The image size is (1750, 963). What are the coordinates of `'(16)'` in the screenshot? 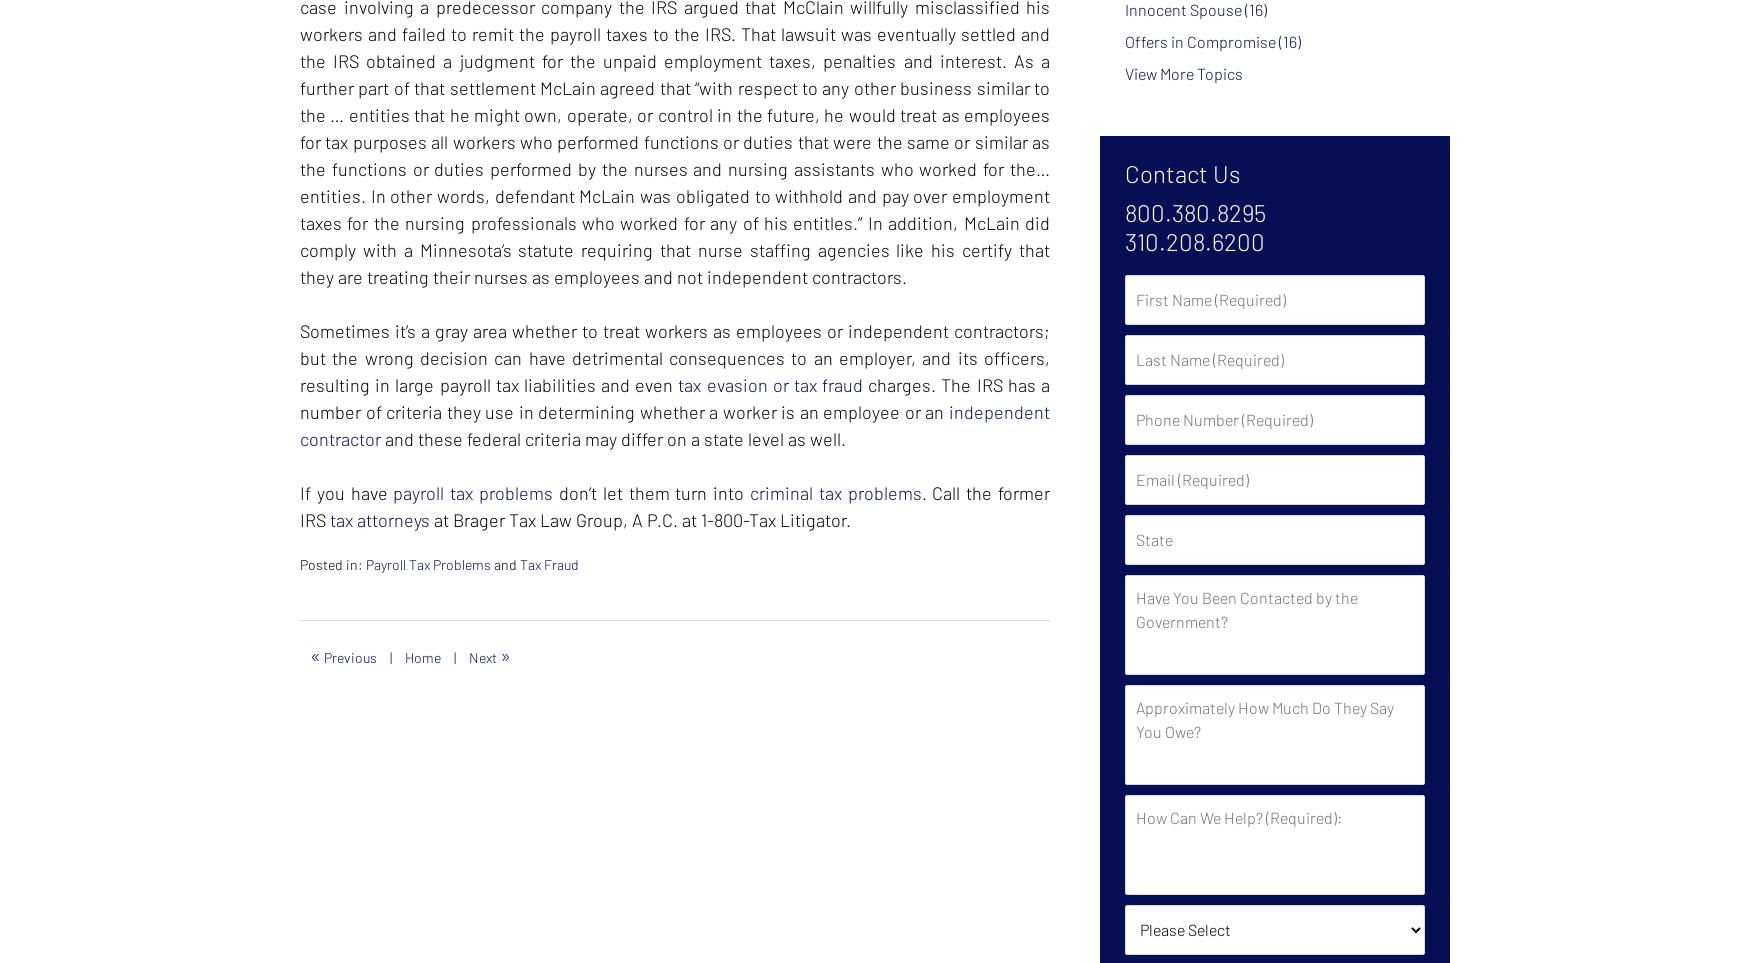 It's located at (1288, 39).